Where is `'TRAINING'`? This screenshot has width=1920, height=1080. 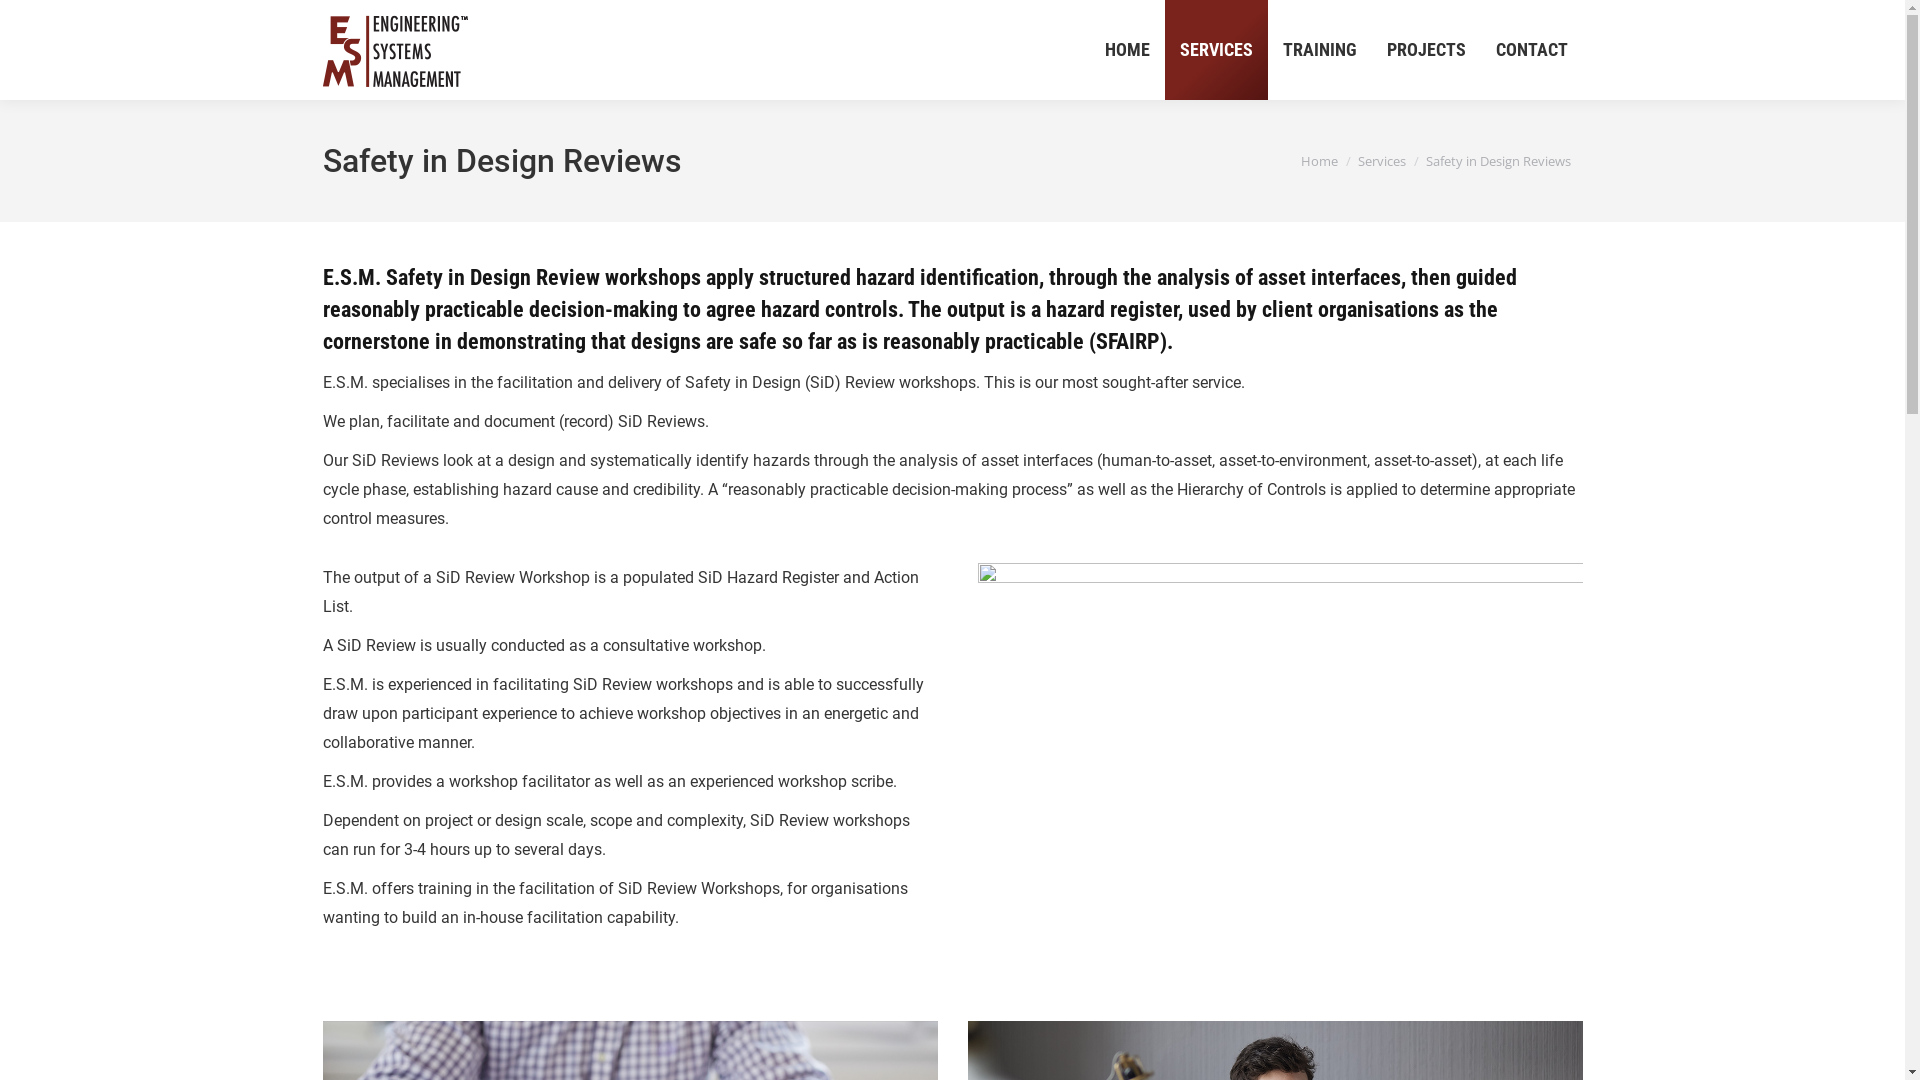 'TRAINING' is located at coordinates (1266, 49).